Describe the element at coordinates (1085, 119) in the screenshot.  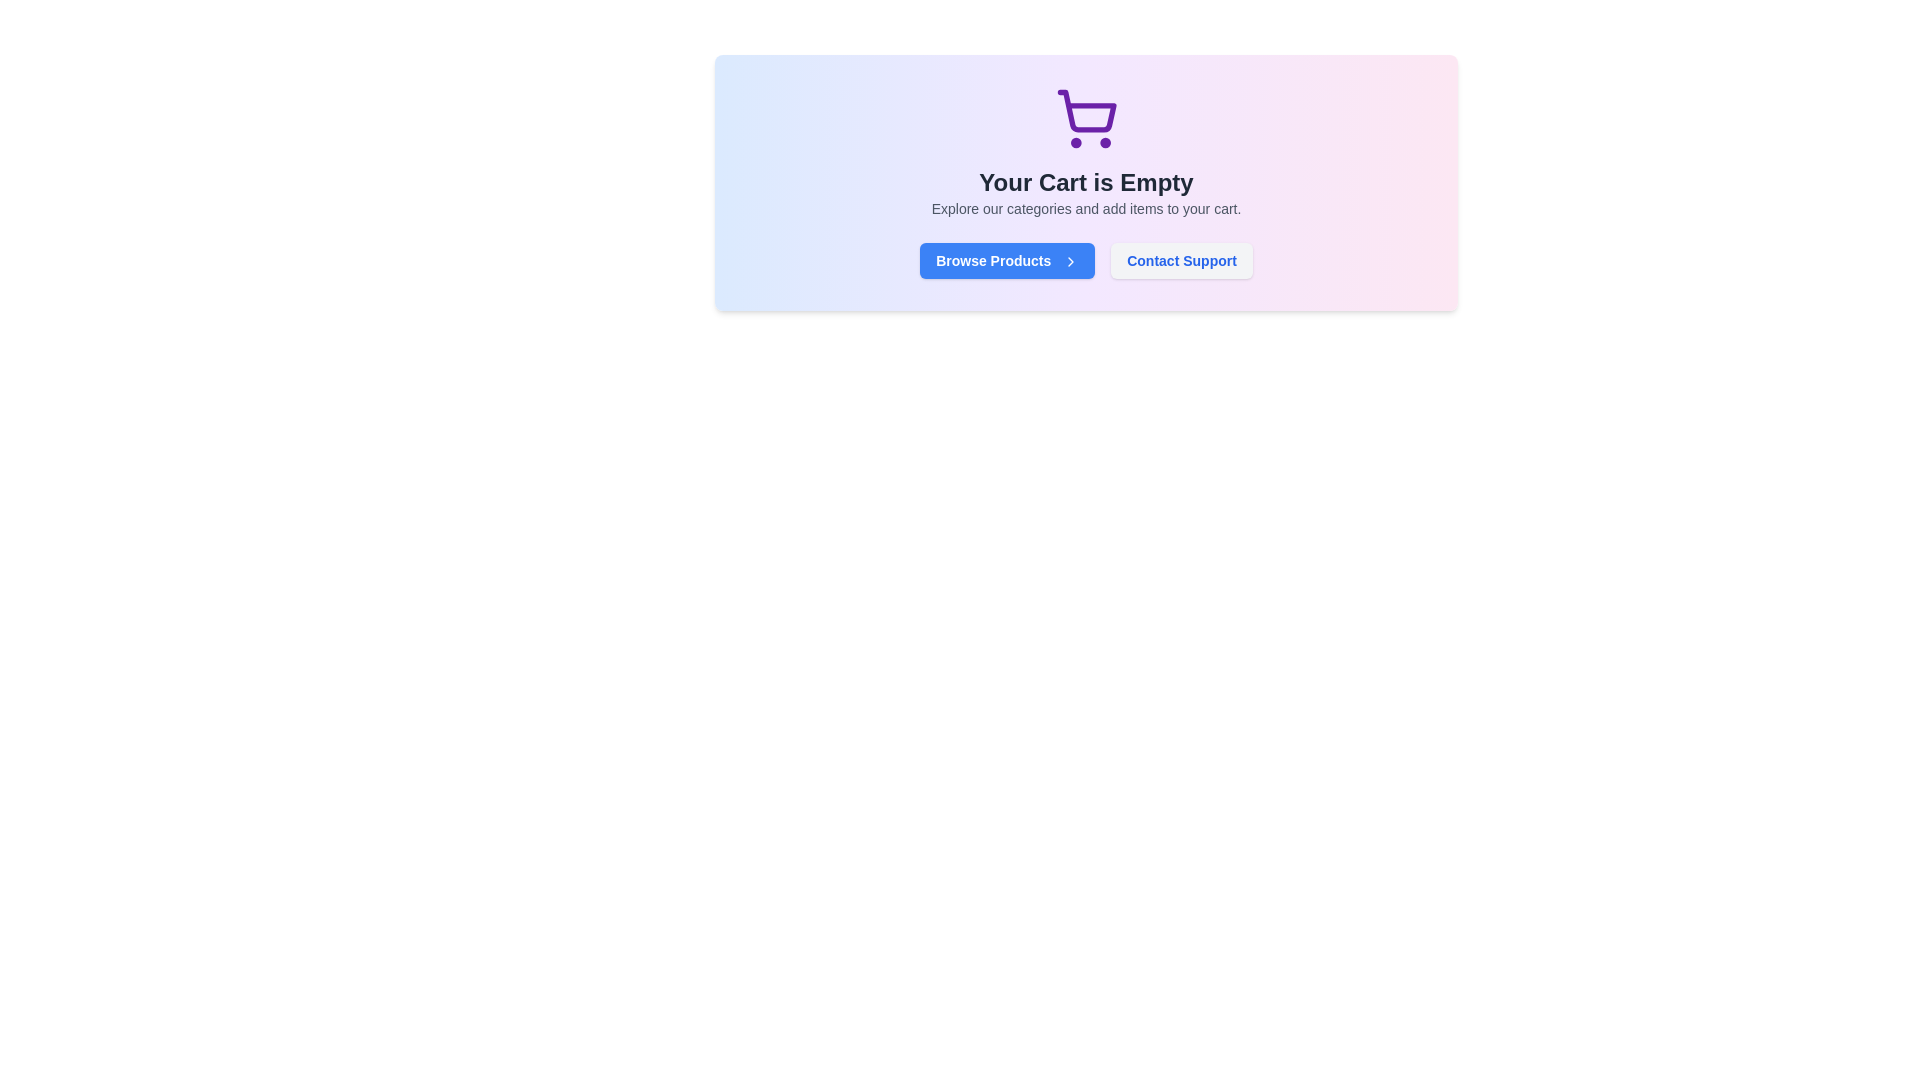
I see `the shopping cart icon located at the center-top of the card section, which emphasizes the empty cart message below` at that location.